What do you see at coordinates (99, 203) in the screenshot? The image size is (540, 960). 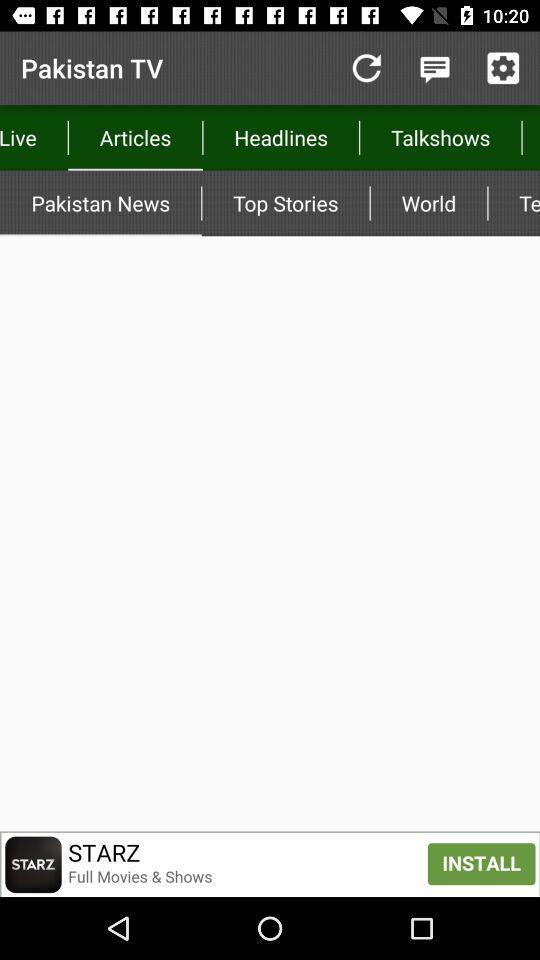 I see `pakistan news icon` at bounding box center [99, 203].